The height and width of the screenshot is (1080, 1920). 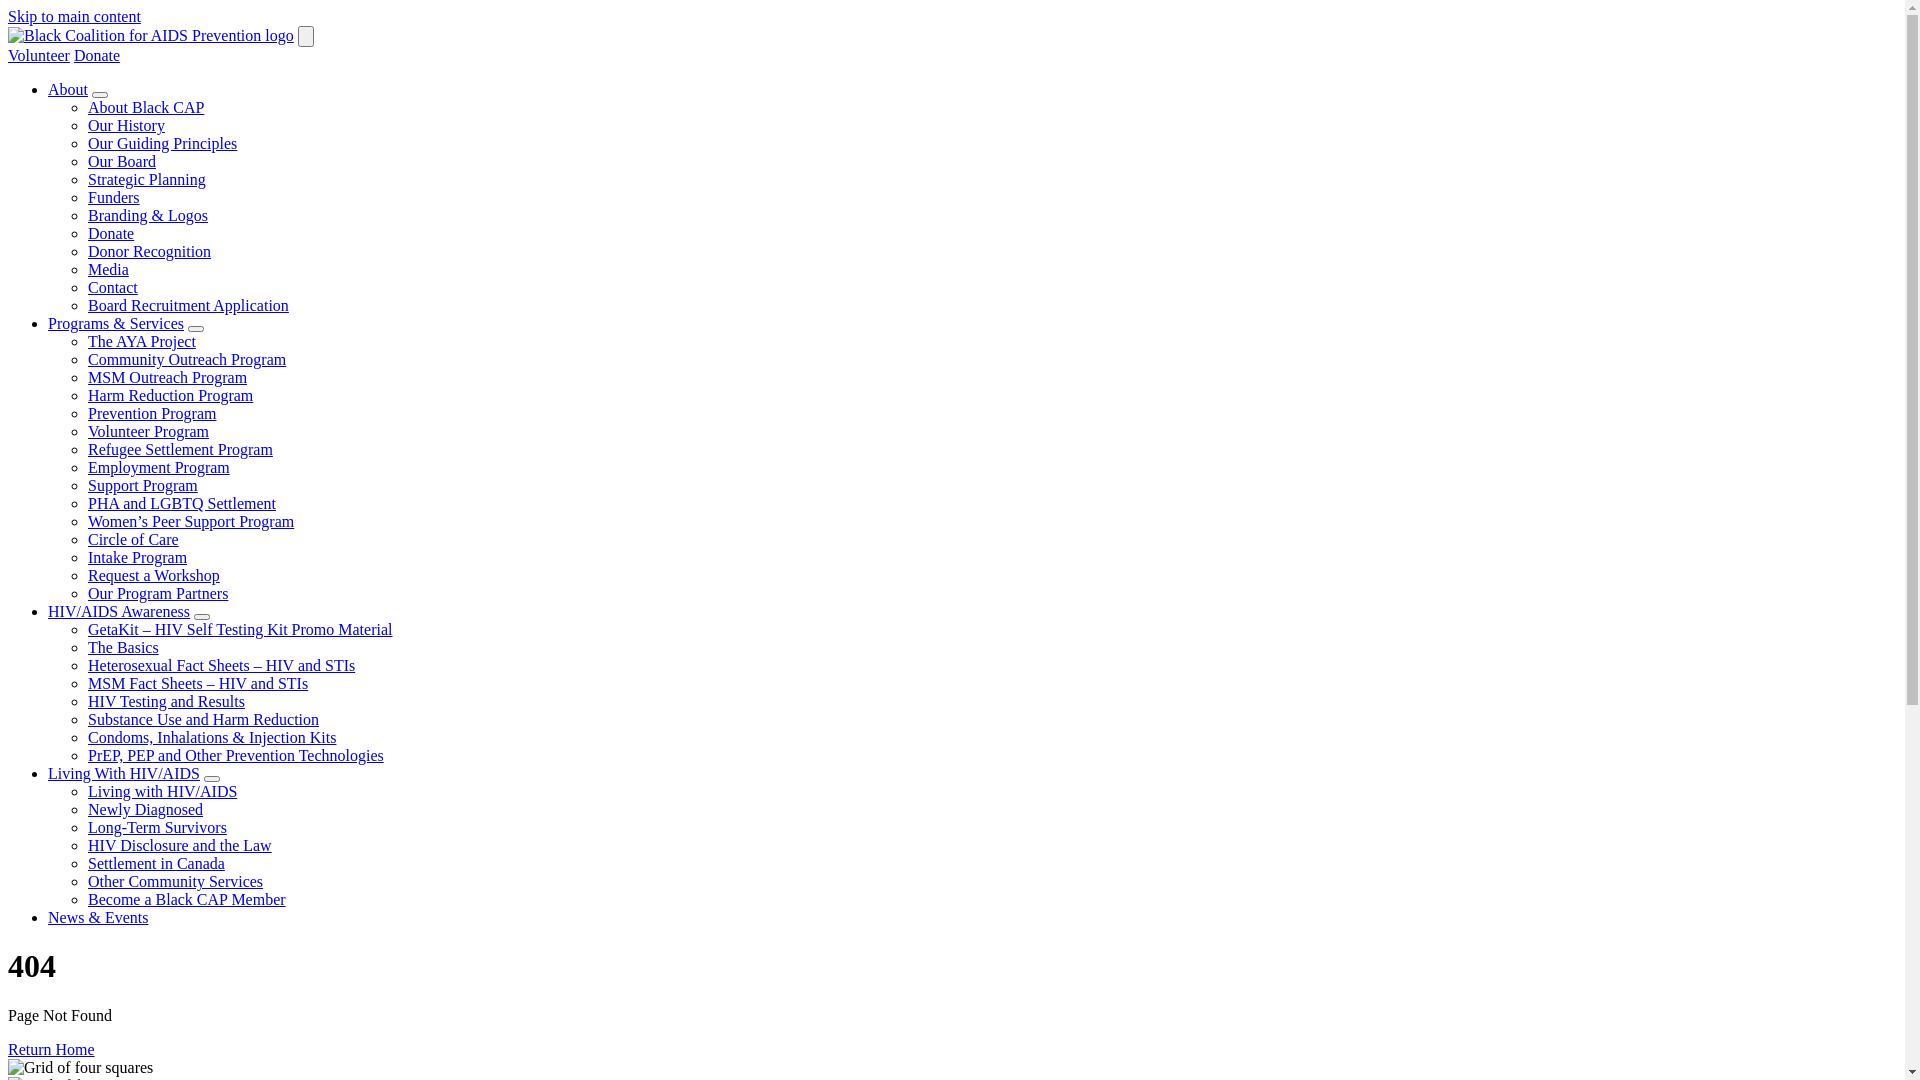 I want to click on 'Board Recruitment Application', so click(x=86, y=305).